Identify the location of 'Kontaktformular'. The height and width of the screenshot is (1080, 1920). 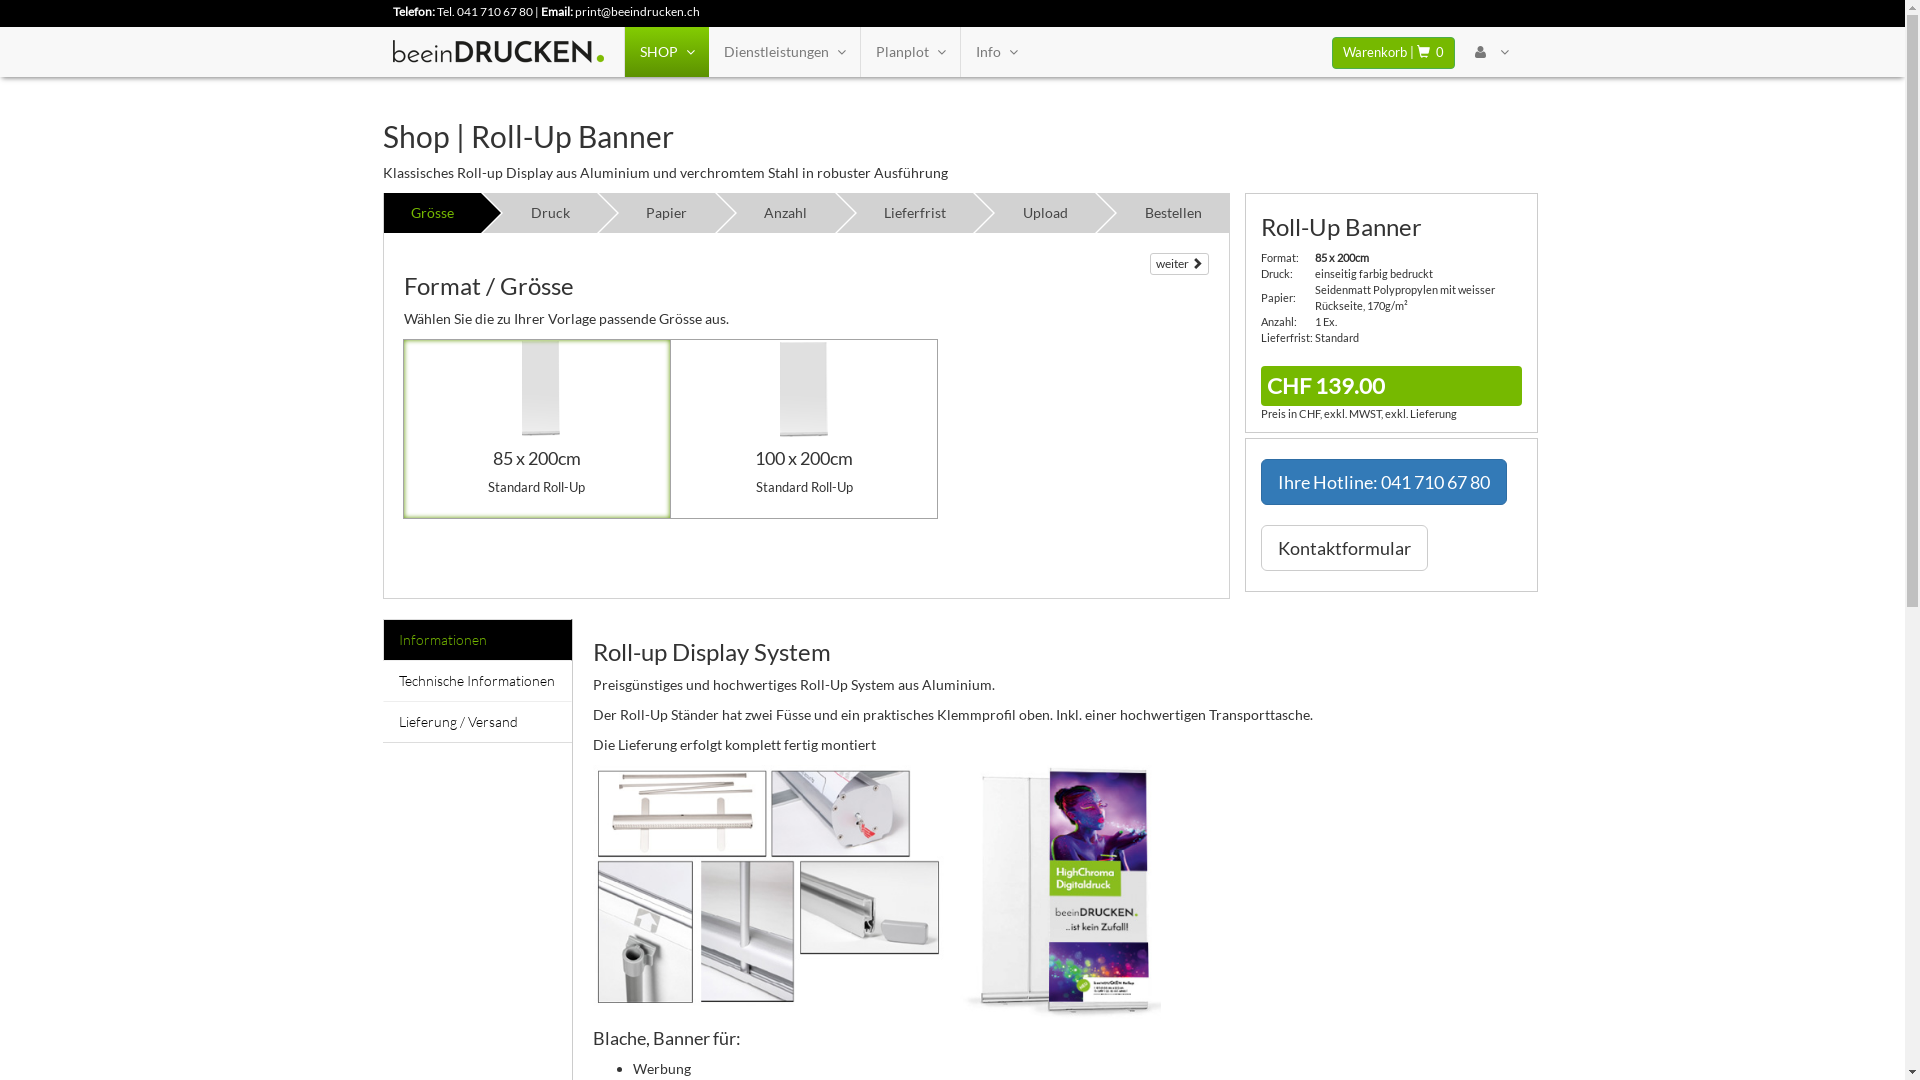
(1344, 547).